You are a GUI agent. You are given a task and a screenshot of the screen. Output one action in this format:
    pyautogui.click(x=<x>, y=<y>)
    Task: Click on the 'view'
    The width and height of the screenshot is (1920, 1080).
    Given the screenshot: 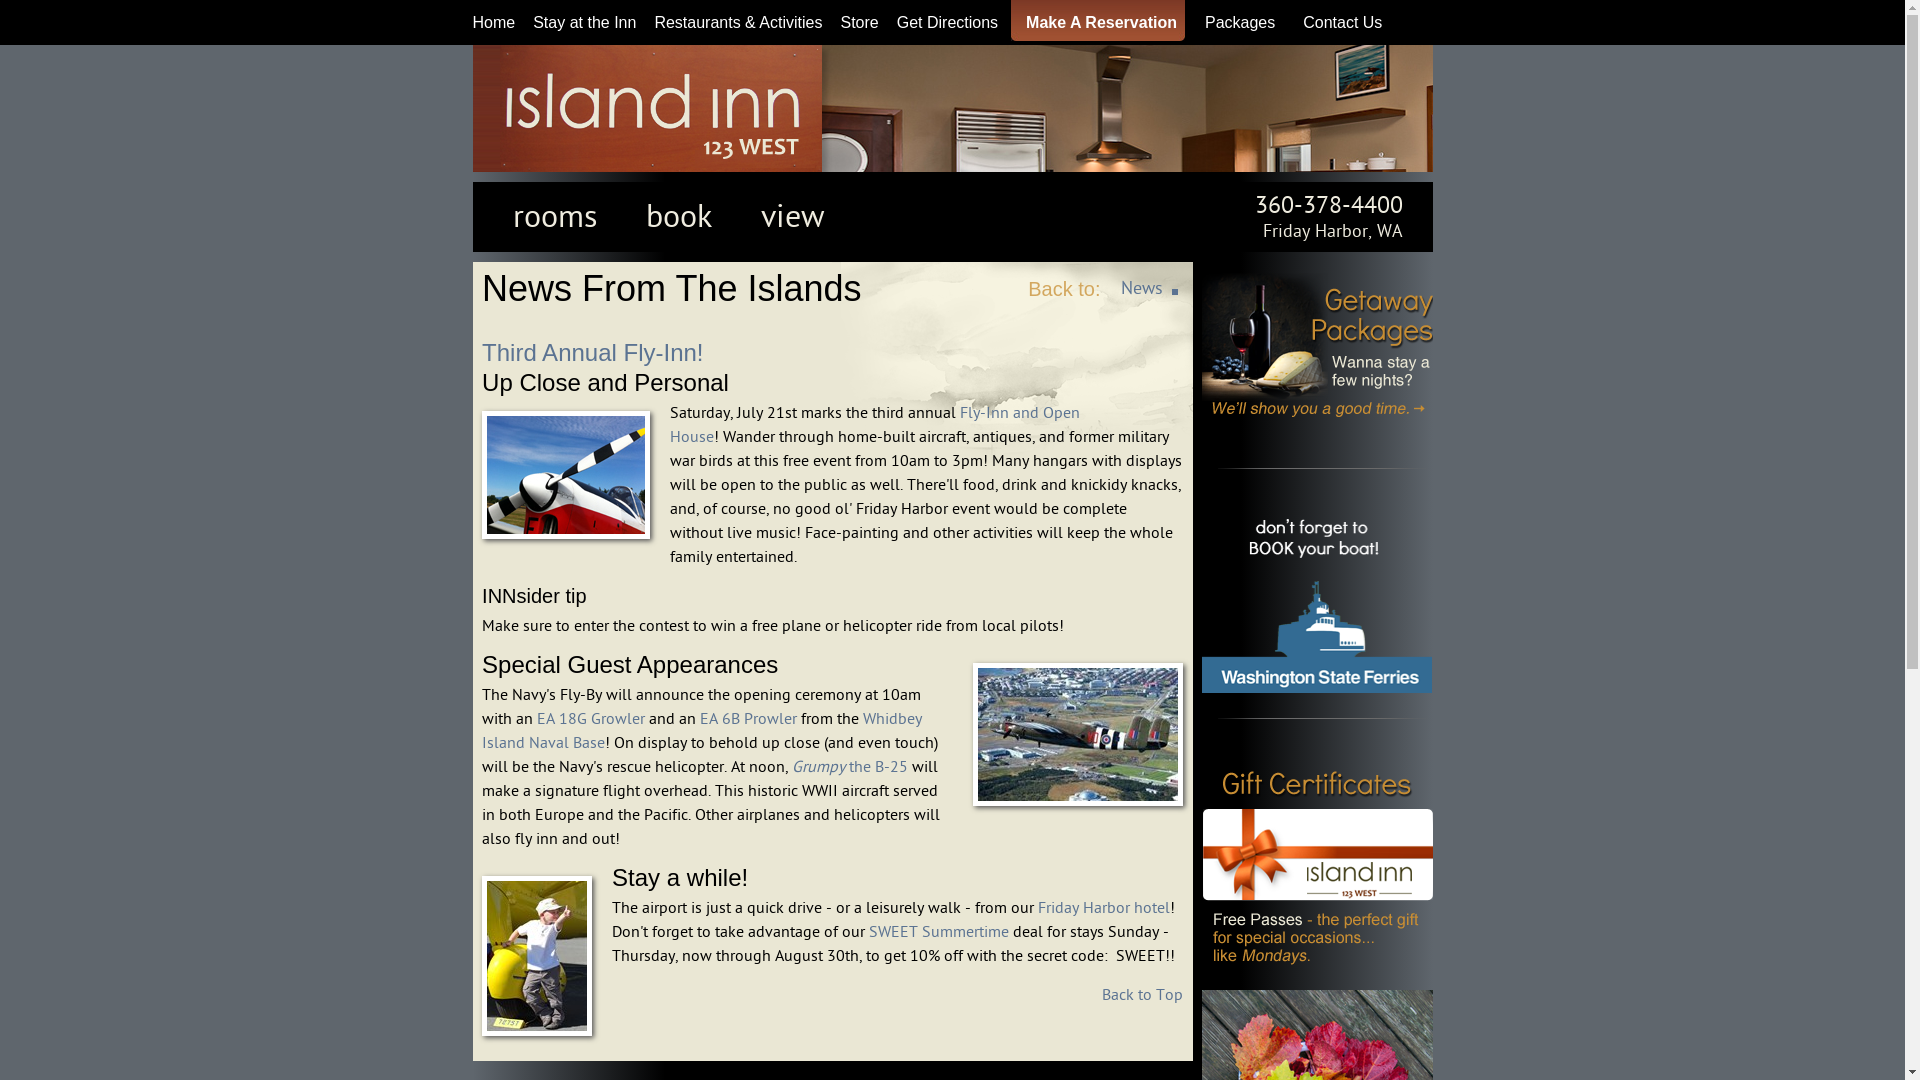 What is the action you would take?
    pyautogui.click(x=791, y=216)
    